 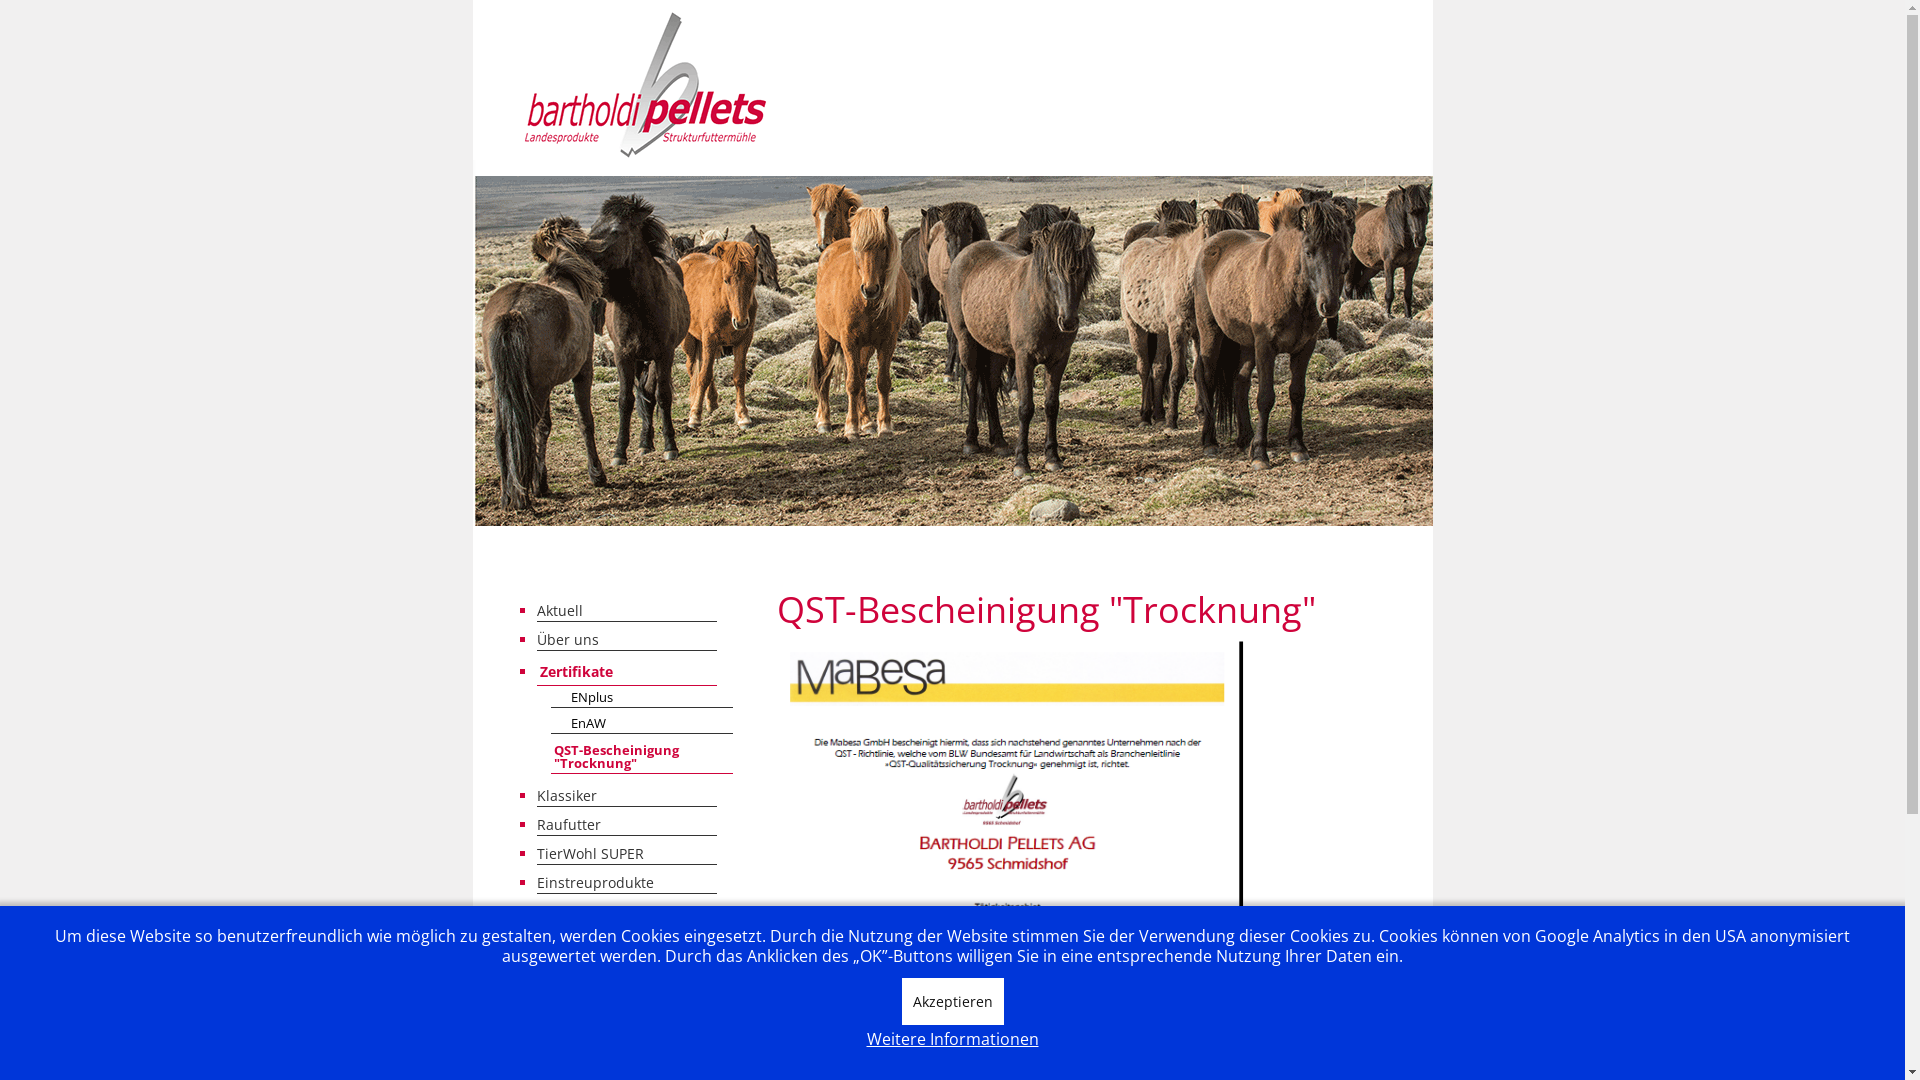 What do you see at coordinates (624, 910) in the screenshot?
I see `'Einstreu-Preisliste'` at bounding box center [624, 910].